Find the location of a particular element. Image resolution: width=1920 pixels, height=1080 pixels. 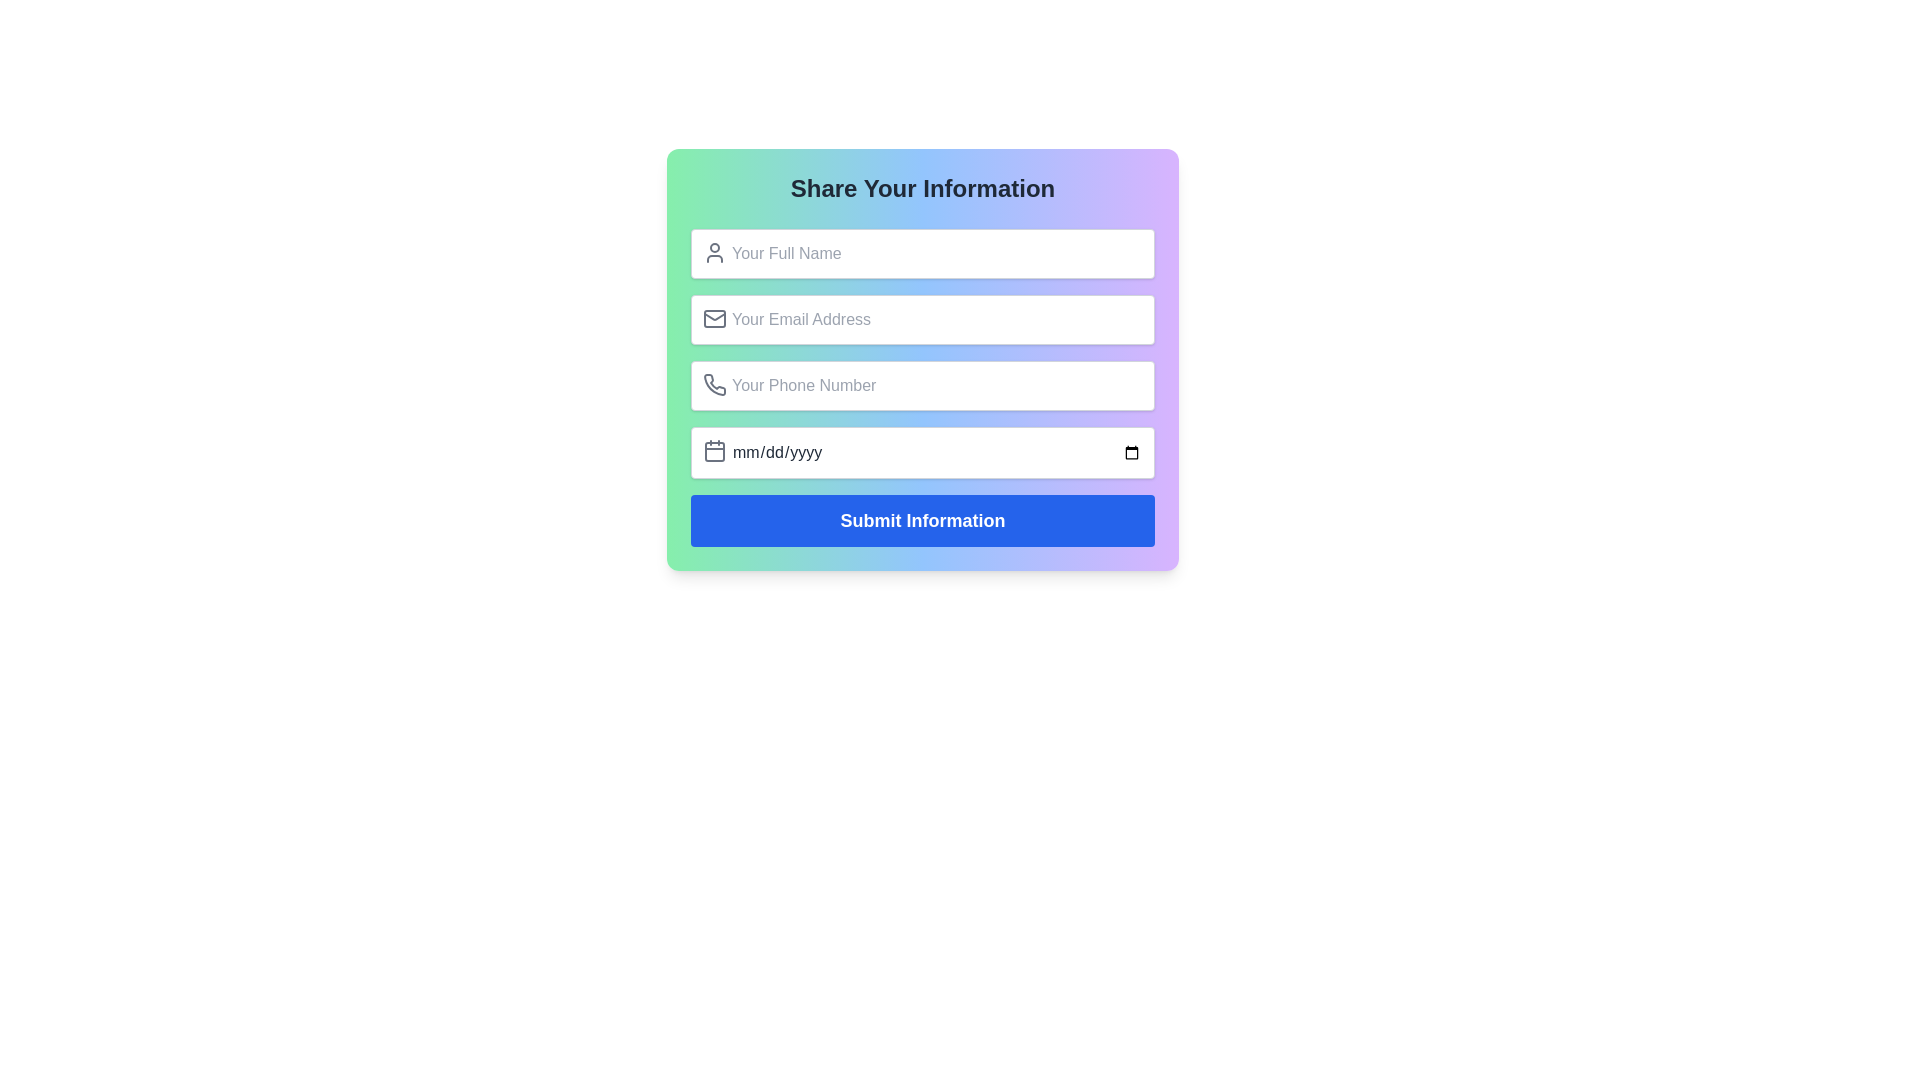

the email input field, which is styled with a white background and rounded corners, located below the 'Your Full Name' input and above the 'Your Phone Number' input in the form titled 'Share Your Information' is located at coordinates (921, 319).